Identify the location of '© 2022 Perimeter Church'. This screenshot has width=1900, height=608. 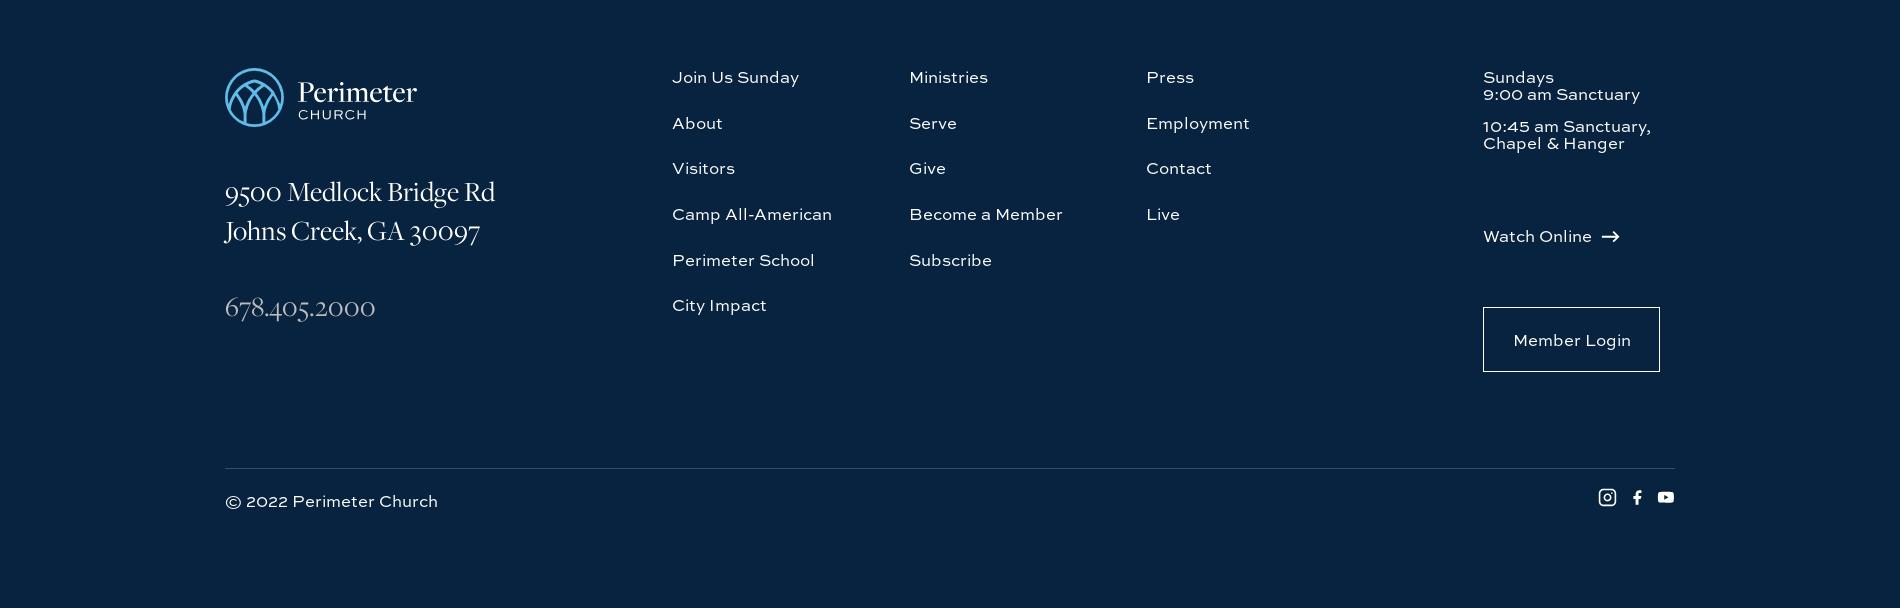
(330, 315).